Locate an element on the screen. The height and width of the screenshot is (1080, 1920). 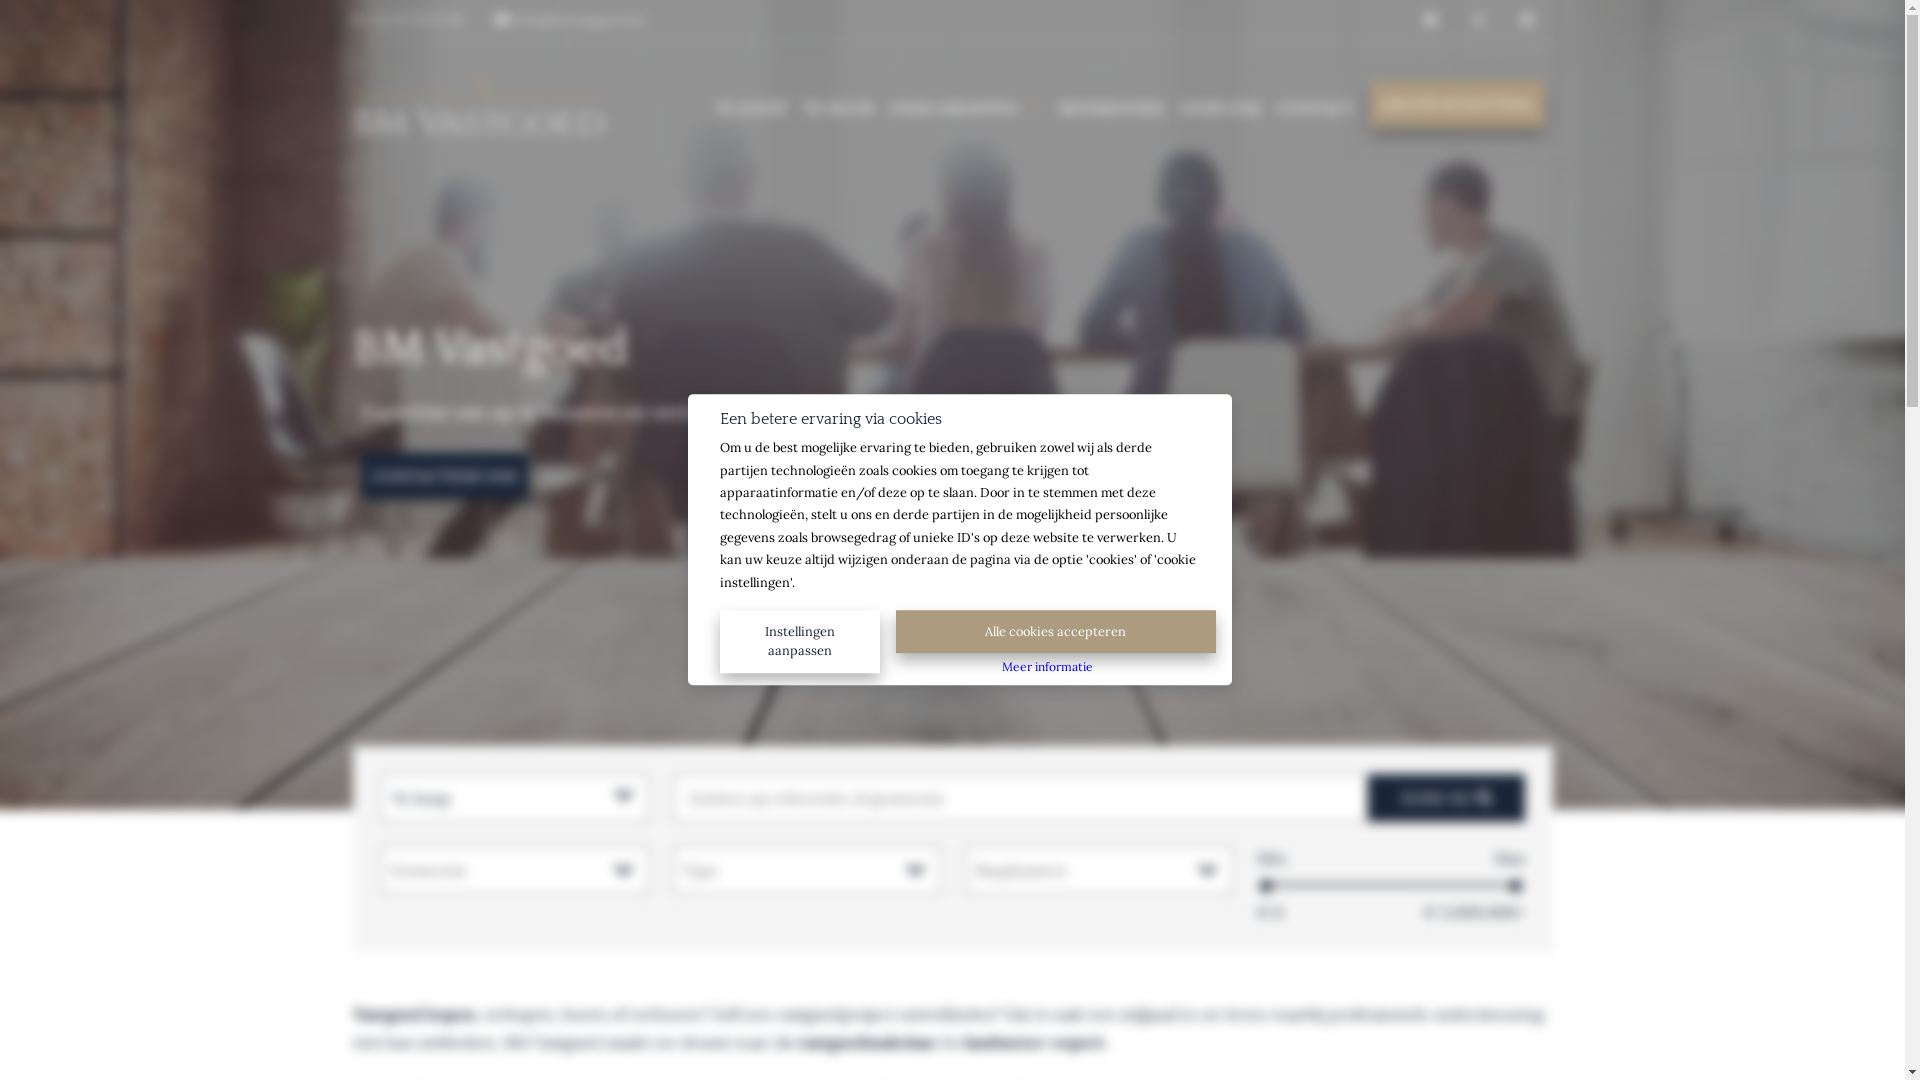
'Instellingen aanpassen' is located at coordinates (807, 628).